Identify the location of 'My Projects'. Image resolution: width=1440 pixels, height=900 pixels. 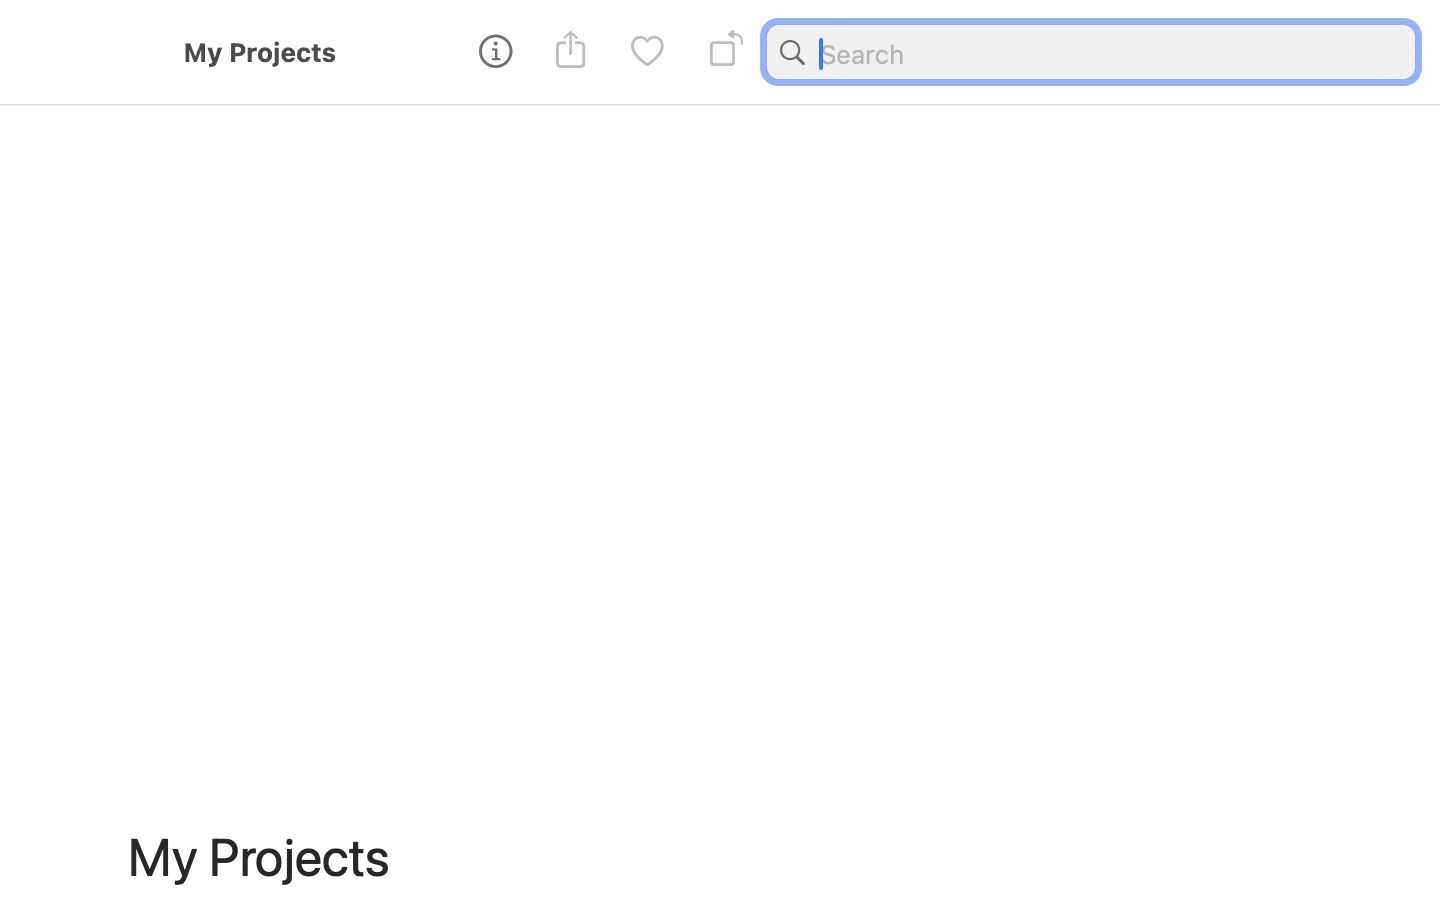
(258, 51).